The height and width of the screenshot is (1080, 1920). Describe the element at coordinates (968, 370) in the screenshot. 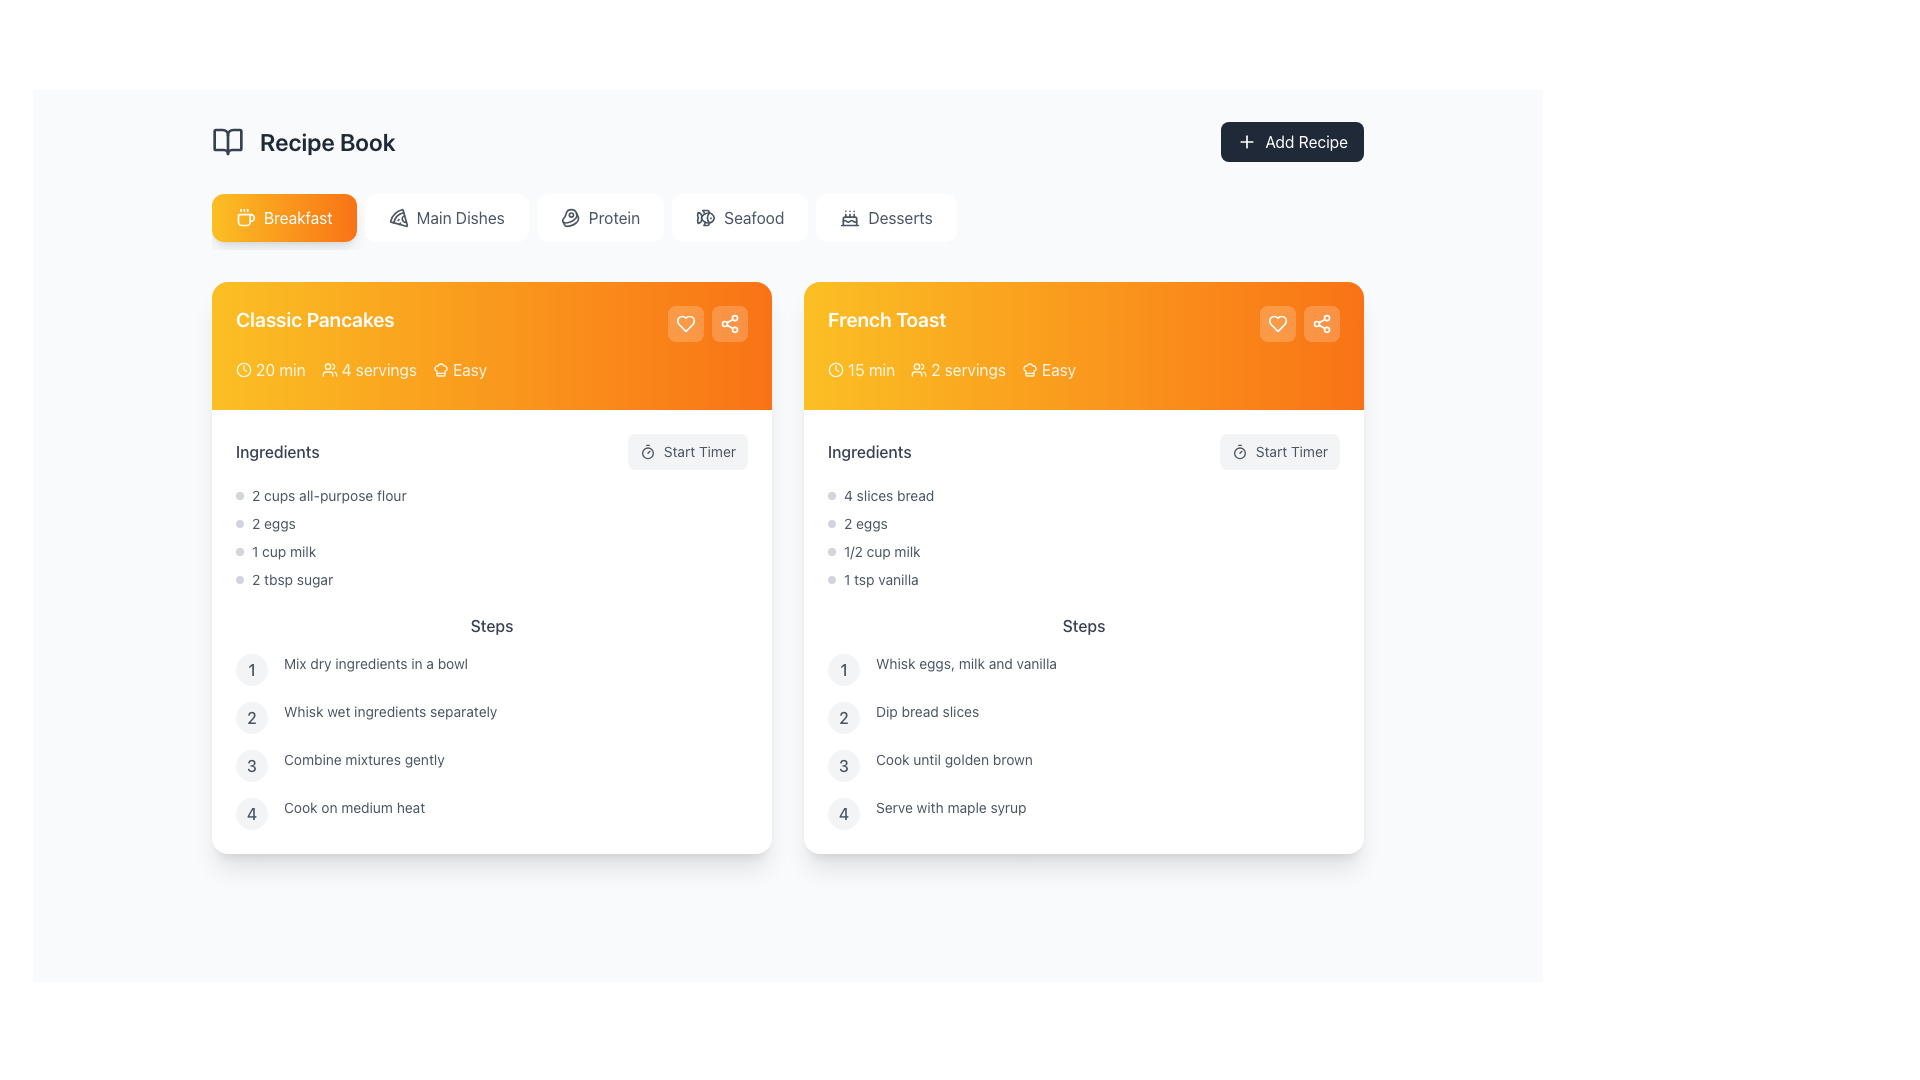

I see `the '2 servings' text label located in the header section of the 'French Toast' recipe card` at that location.